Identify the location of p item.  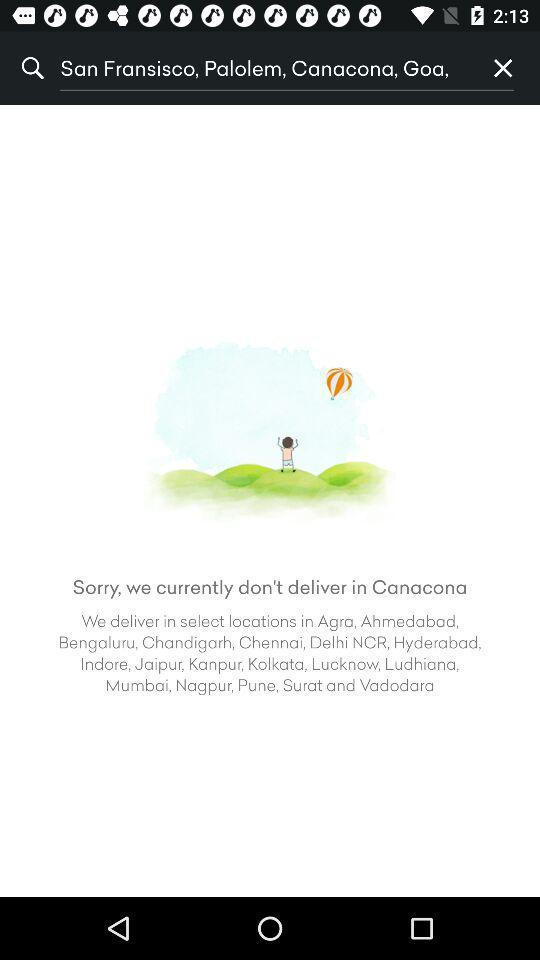
(502, 68).